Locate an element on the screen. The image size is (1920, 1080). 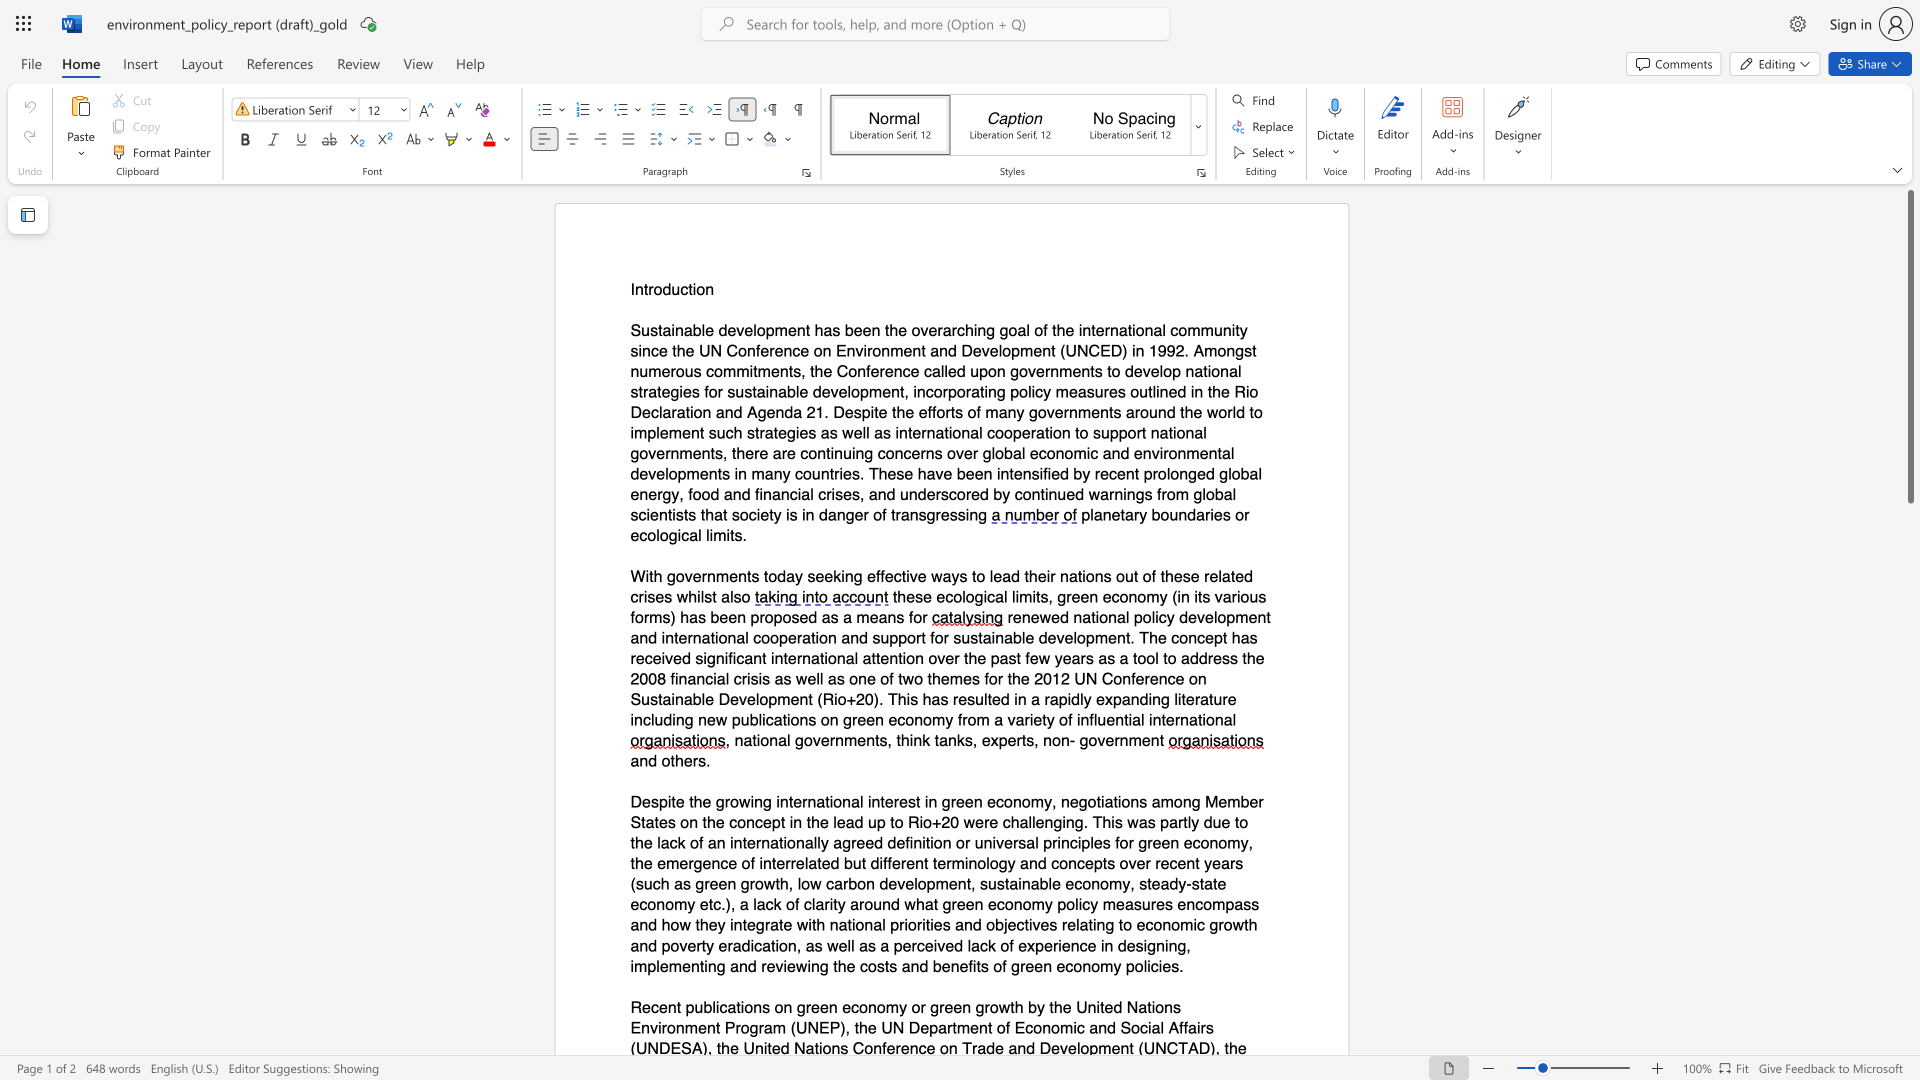
the scrollbar to move the page downward is located at coordinates (1909, 1039).